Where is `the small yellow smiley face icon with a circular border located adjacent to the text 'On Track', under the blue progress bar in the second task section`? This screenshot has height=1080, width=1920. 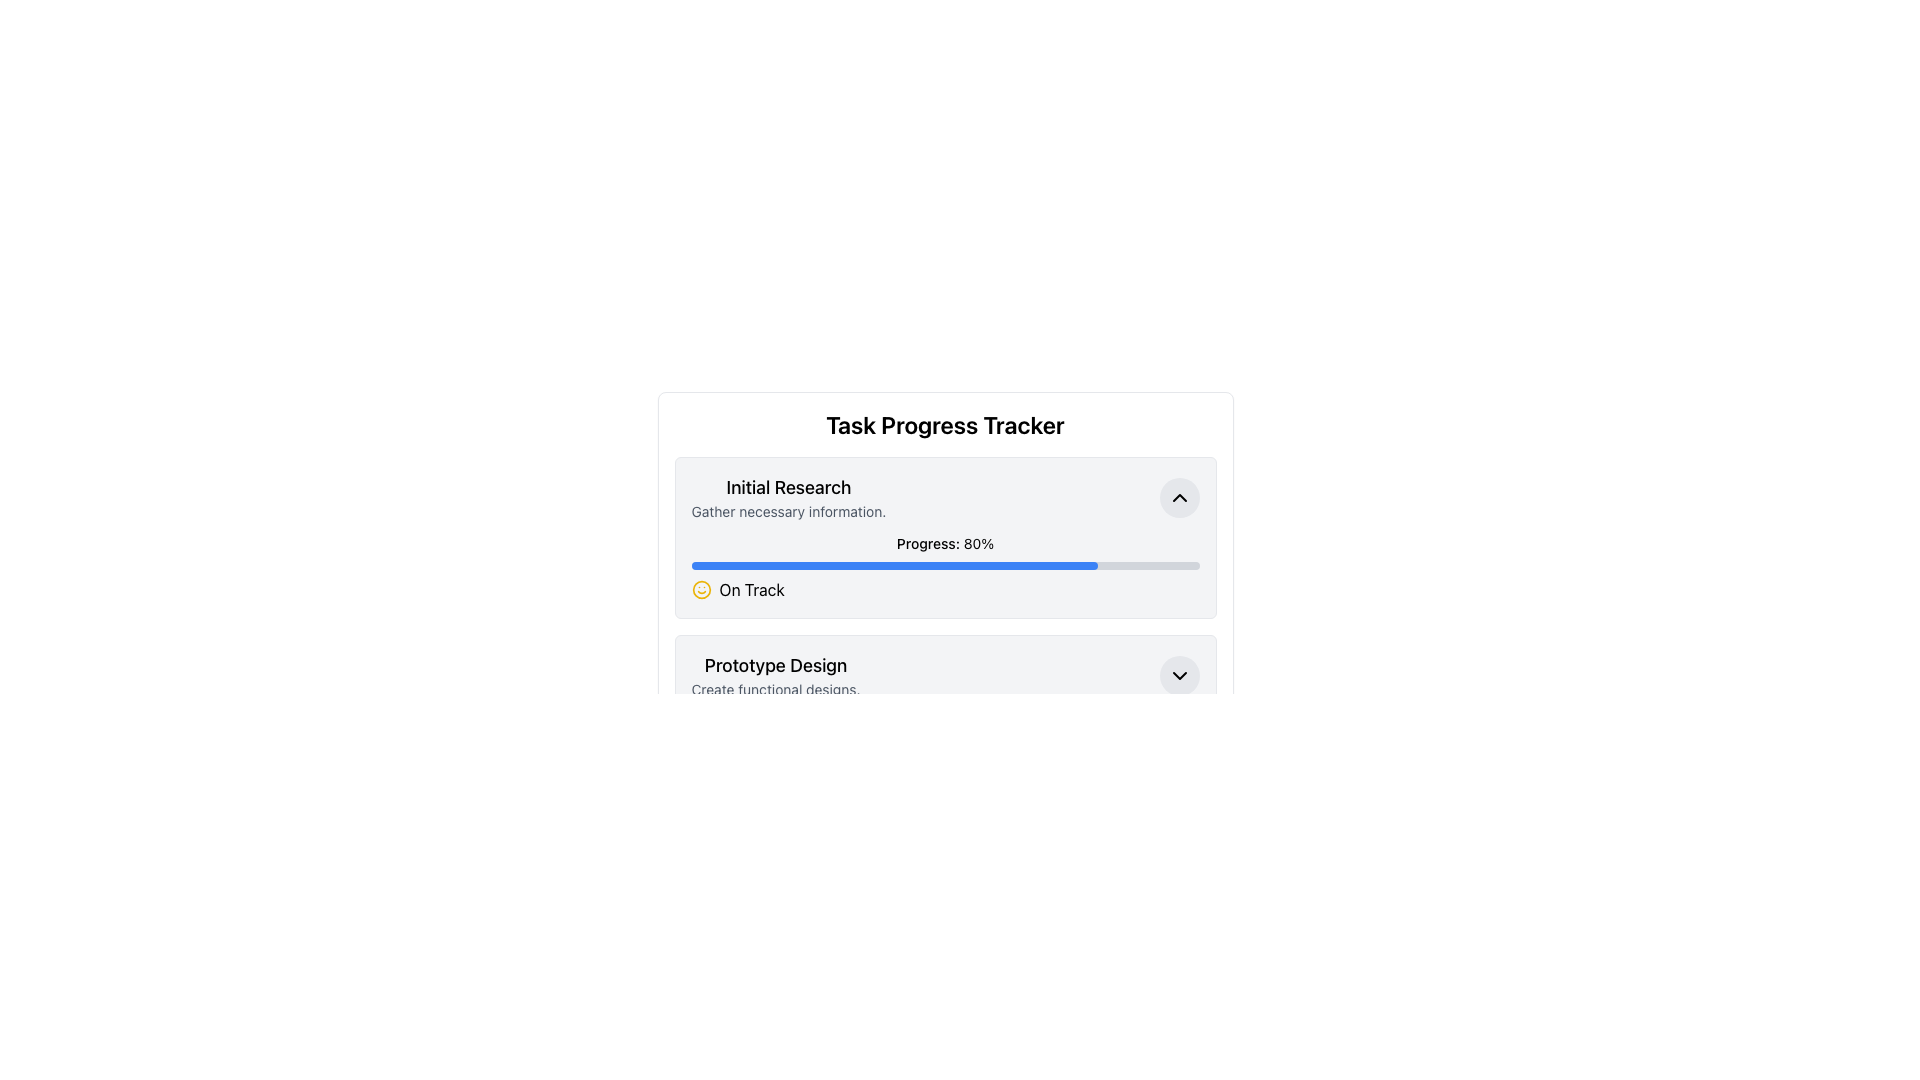
the small yellow smiley face icon with a circular border located adjacent to the text 'On Track', under the blue progress bar in the second task section is located at coordinates (701, 589).